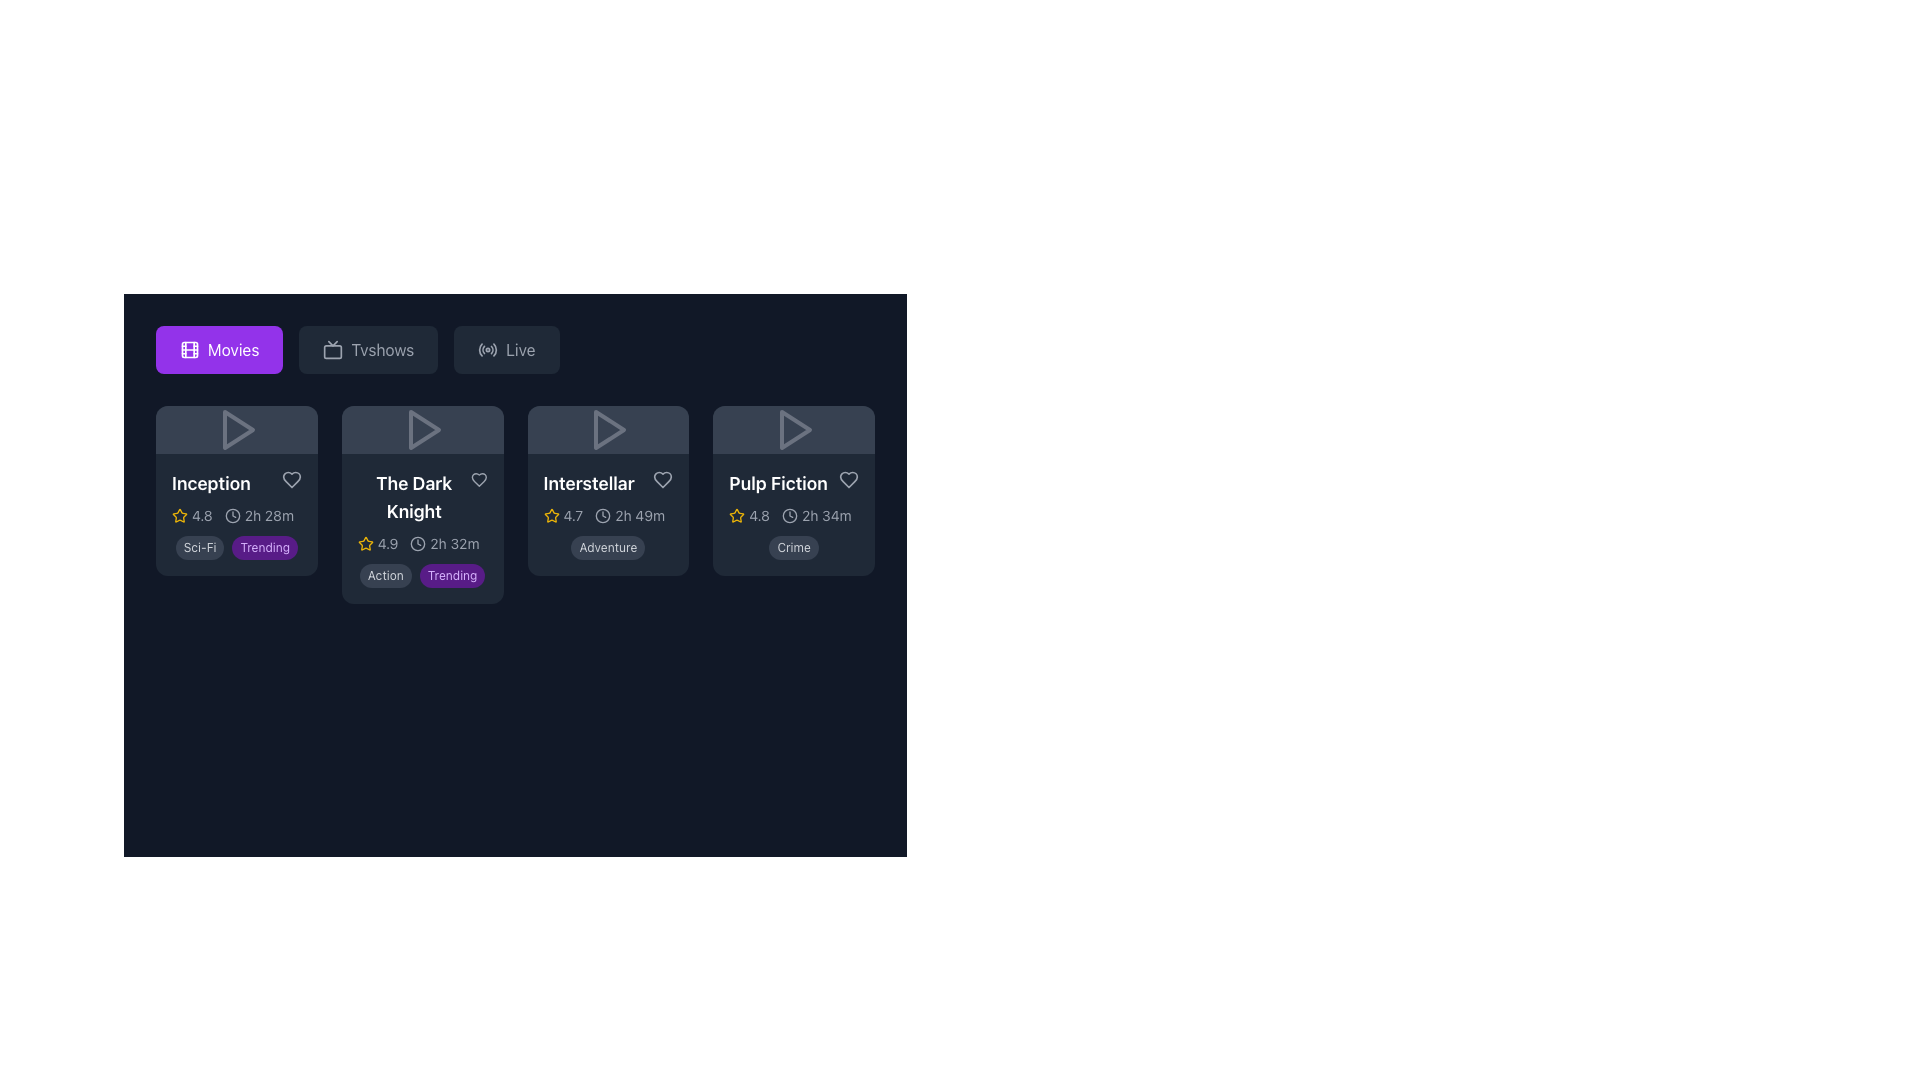 The width and height of the screenshot is (1920, 1080). I want to click on the tags within the first movie selection card to filter or categorize the movies, so click(236, 504).